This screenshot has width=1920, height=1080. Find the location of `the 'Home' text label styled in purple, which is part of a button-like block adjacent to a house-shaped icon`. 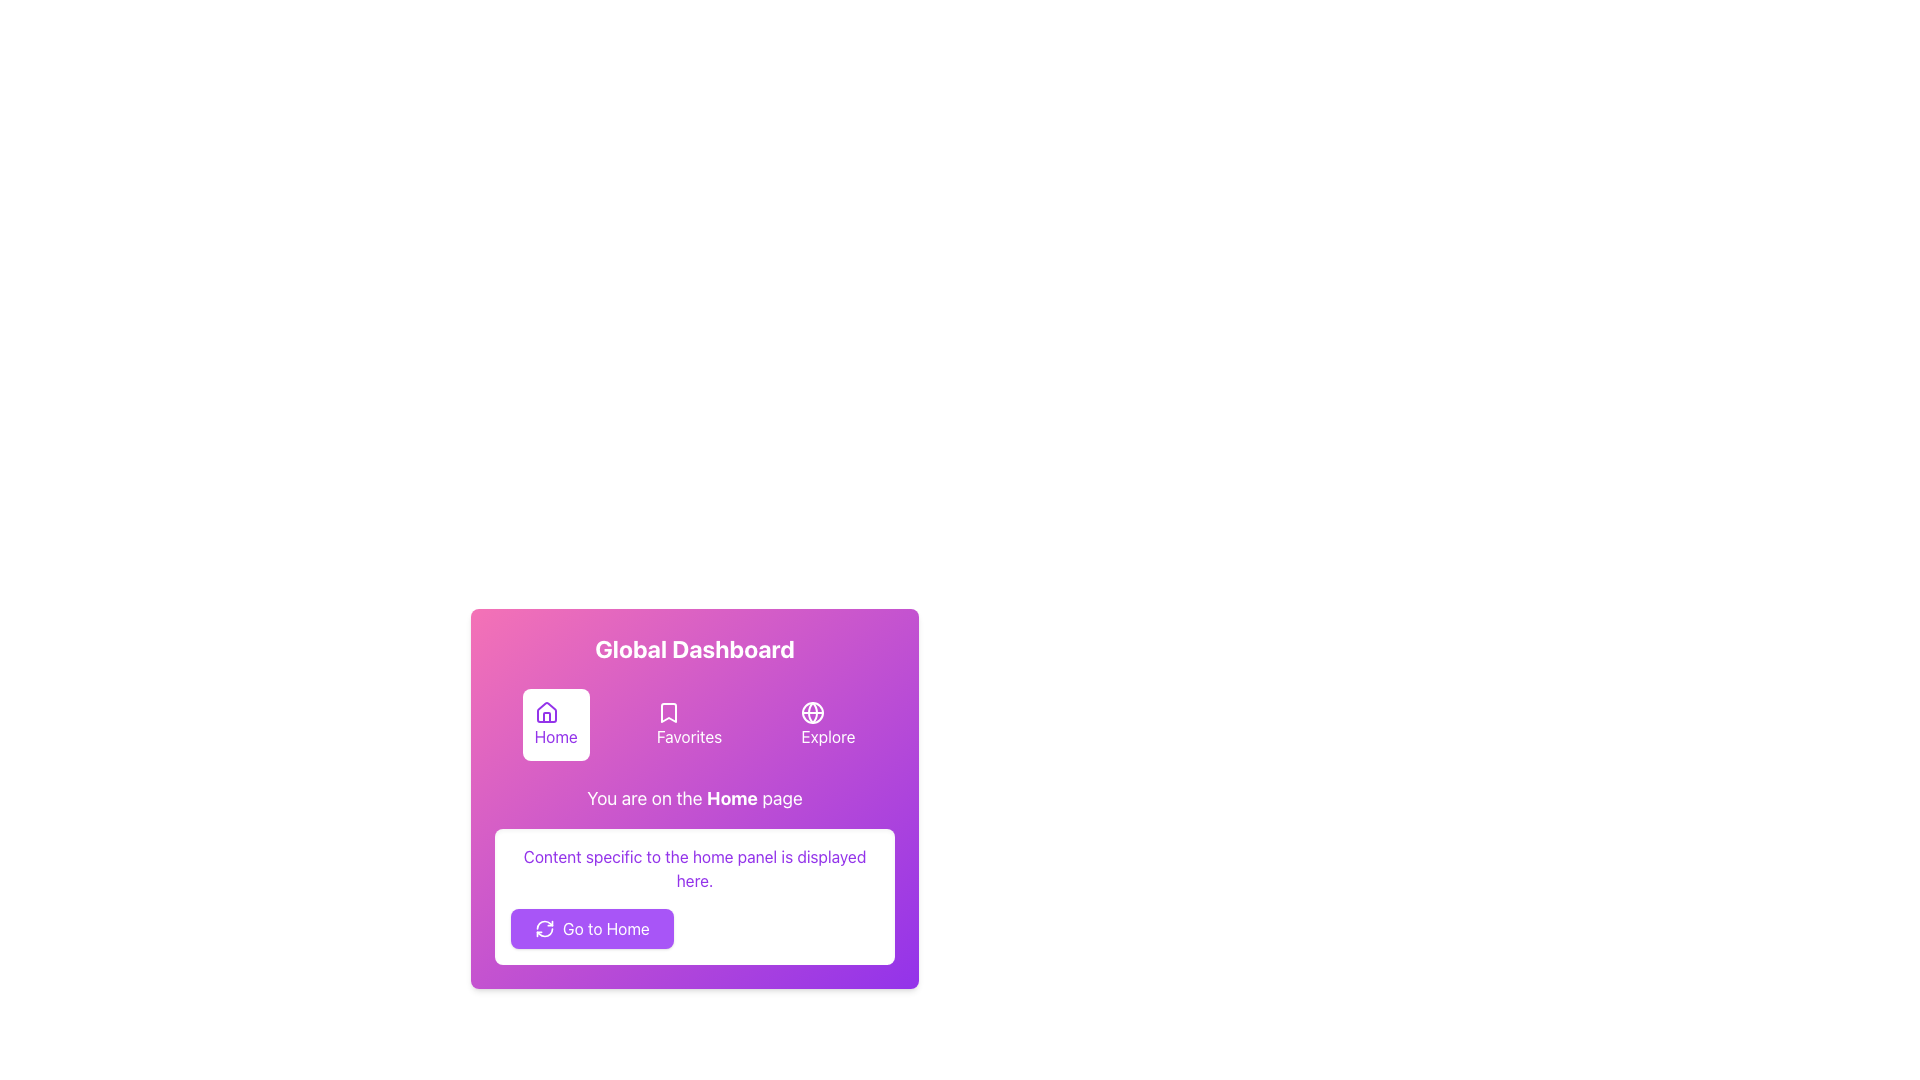

the 'Home' text label styled in purple, which is part of a button-like block adjacent to a house-shaped icon is located at coordinates (556, 736).